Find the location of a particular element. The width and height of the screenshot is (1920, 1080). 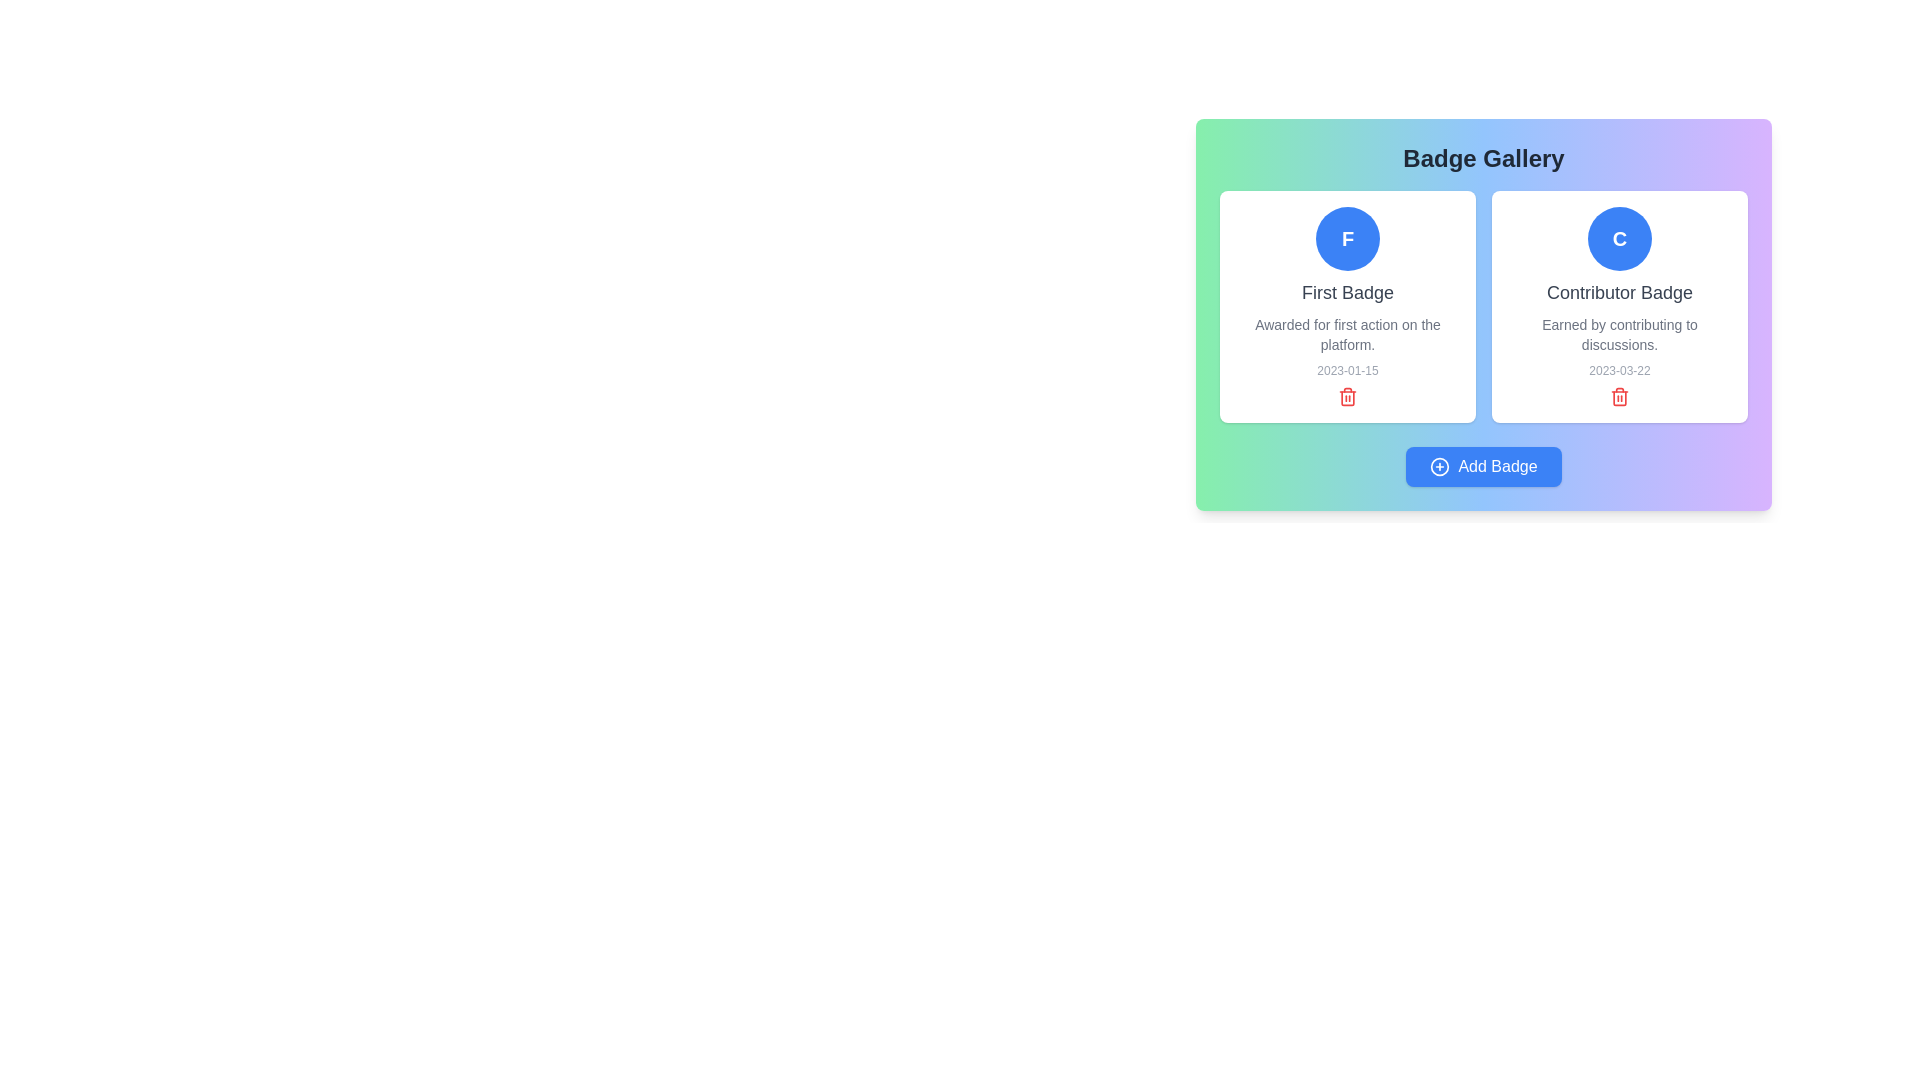

the 'Add Badge' text element located at the bottom center of the 'Badge Gallery' button, which prompts the user to click to add a badge is located at coordinates (1497, 466).